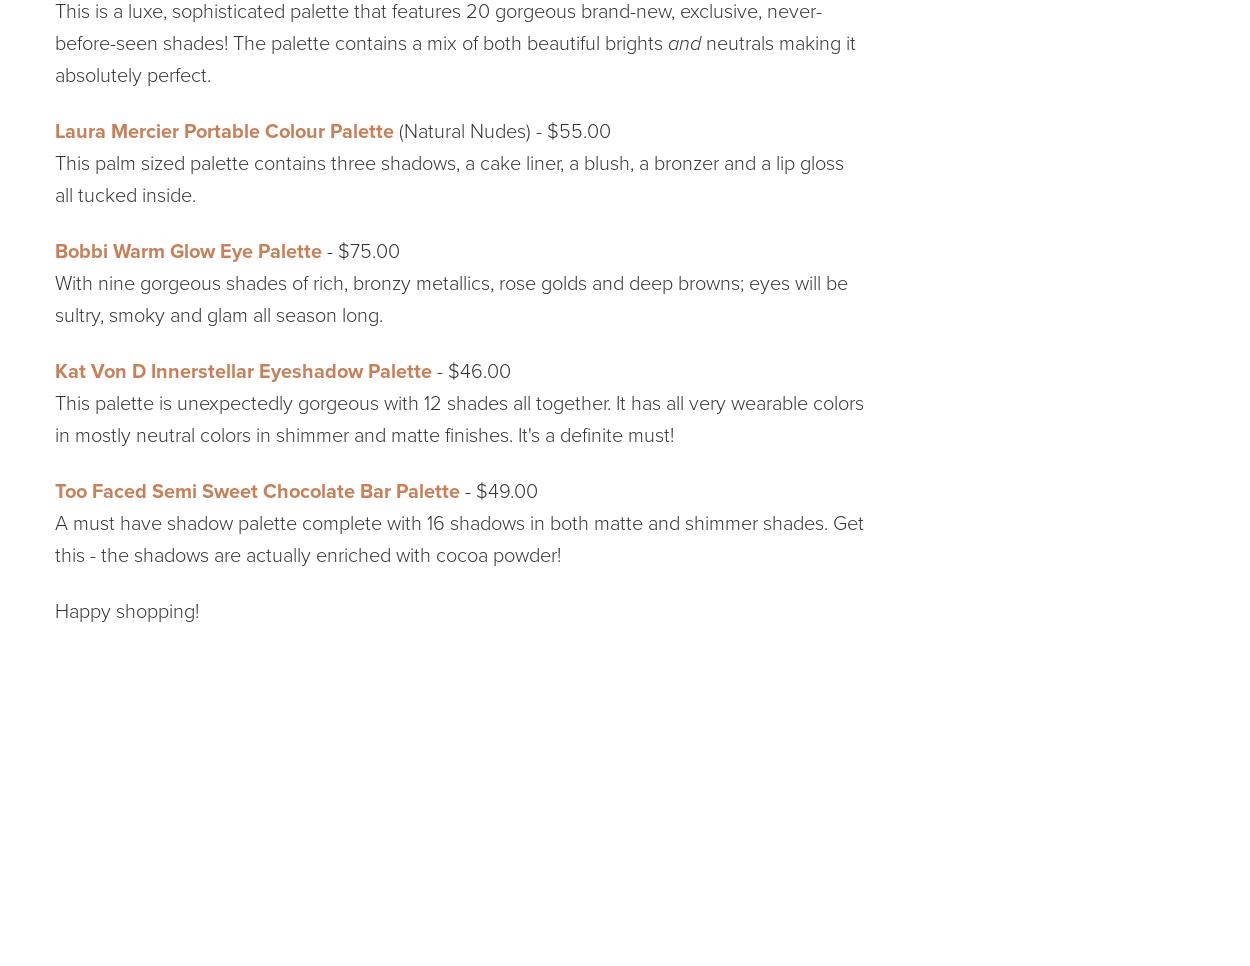 The height and width of the screenshot is (966, 1250). Describe the element at coordinates (448, 178) in the screenshot. I see `'This palm sized palette contains three shadows, a cake liner, a blush, a bronzer and a lip gloss all tucked inside.'` at that location.